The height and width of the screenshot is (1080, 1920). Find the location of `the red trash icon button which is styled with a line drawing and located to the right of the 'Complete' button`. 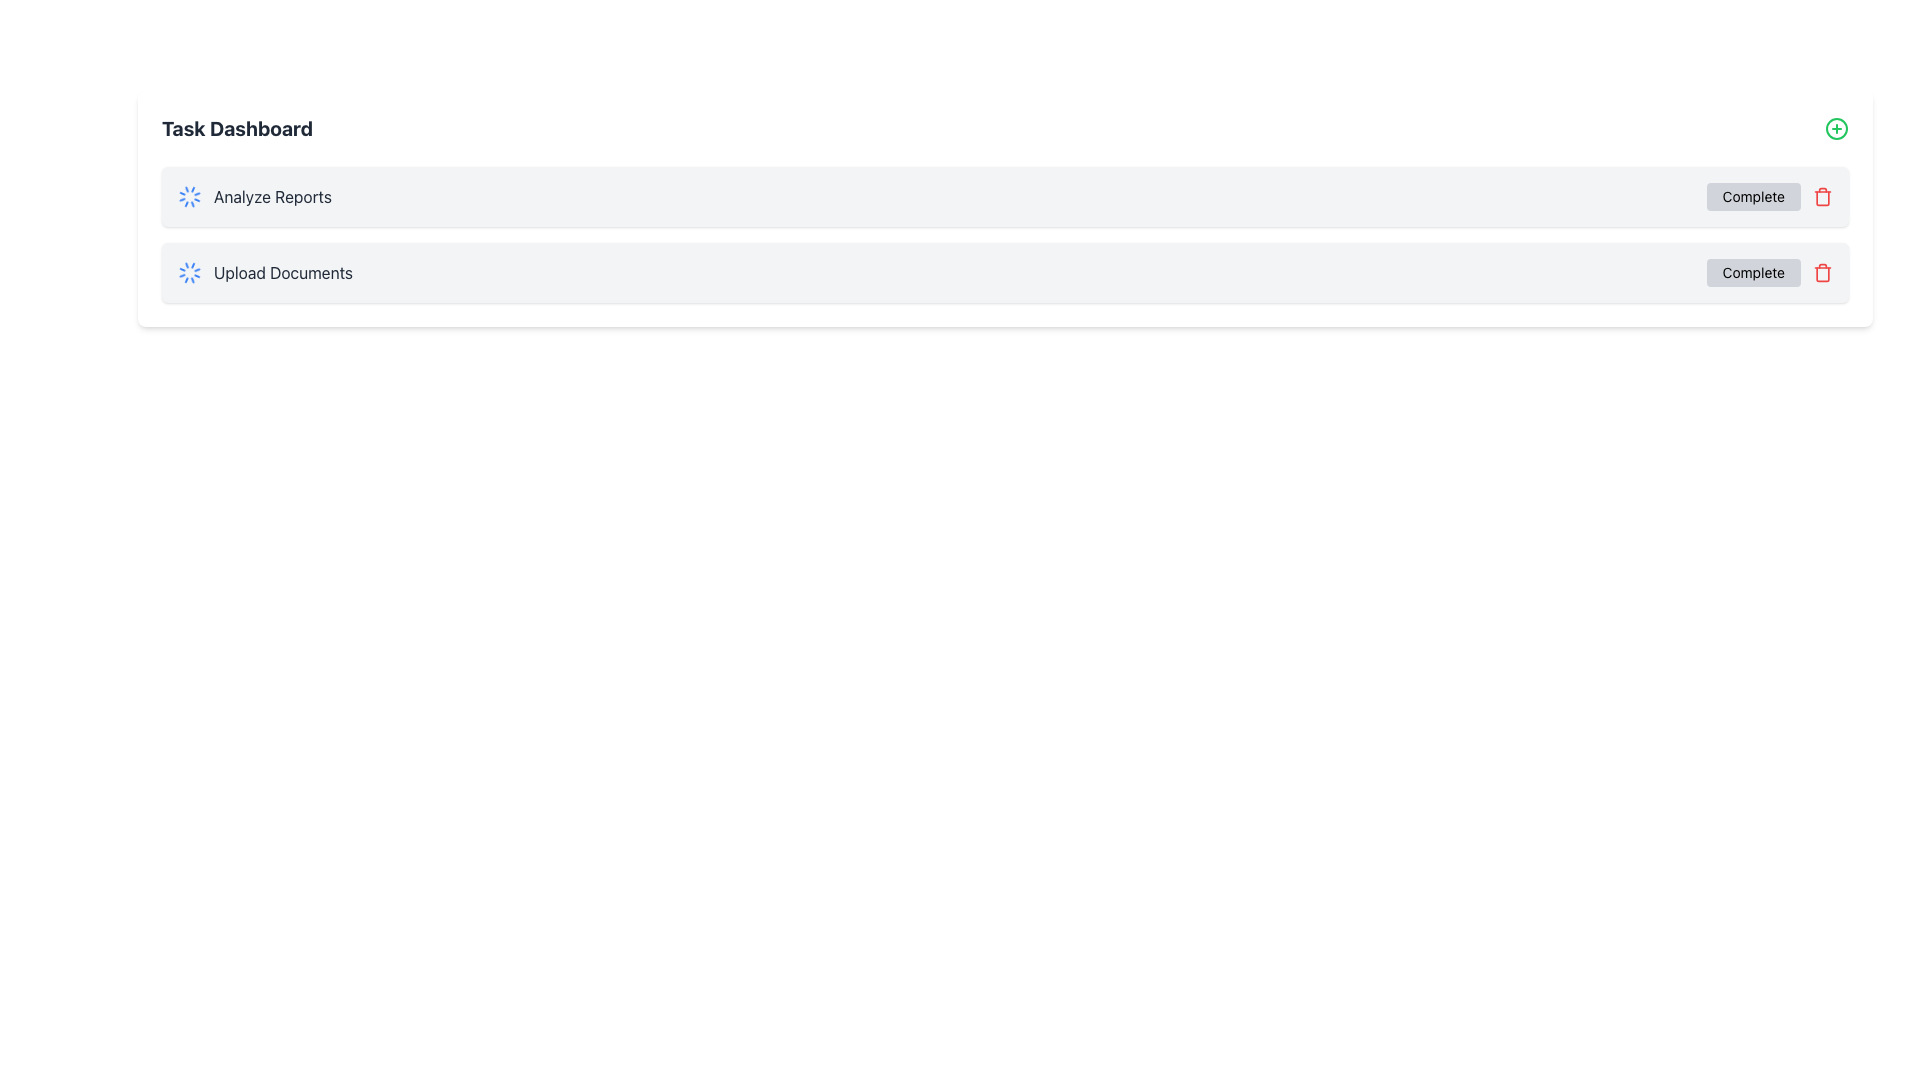

the red trash icon button which is styled with a line drawing and located to the right of the 'Complete' button is located at coordinates (1823, 196).